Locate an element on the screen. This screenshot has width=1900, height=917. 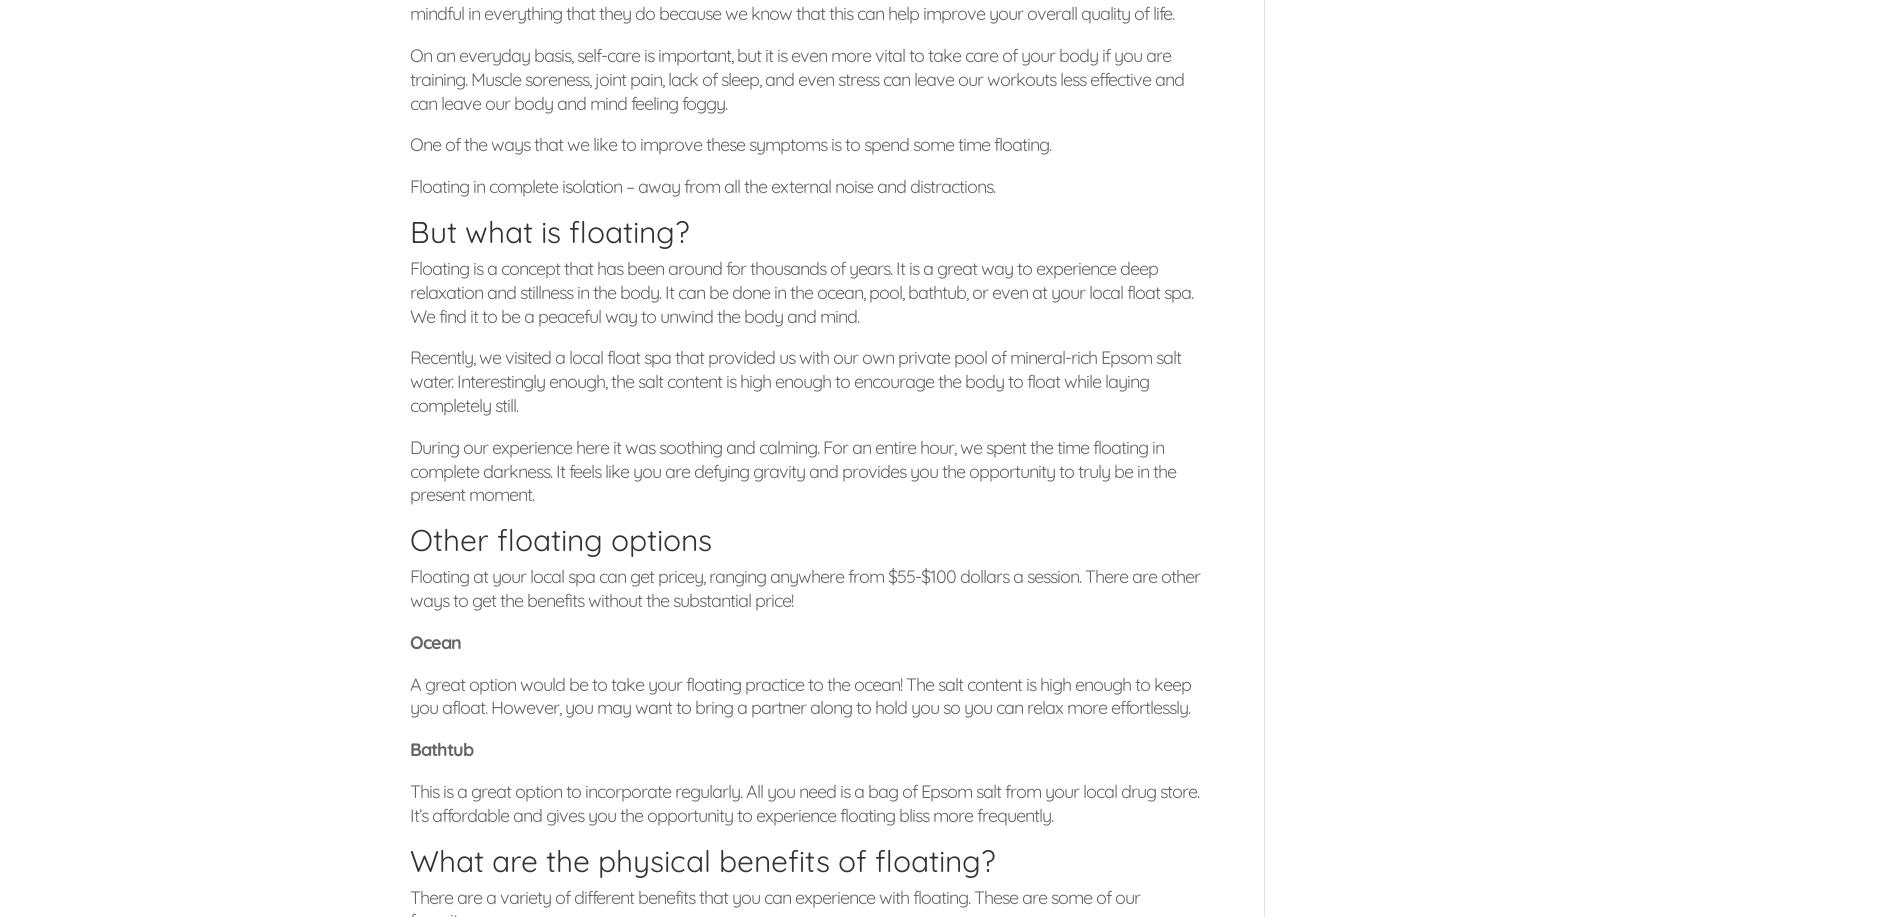
'Other floating options' is located at coordinates (561, 540).